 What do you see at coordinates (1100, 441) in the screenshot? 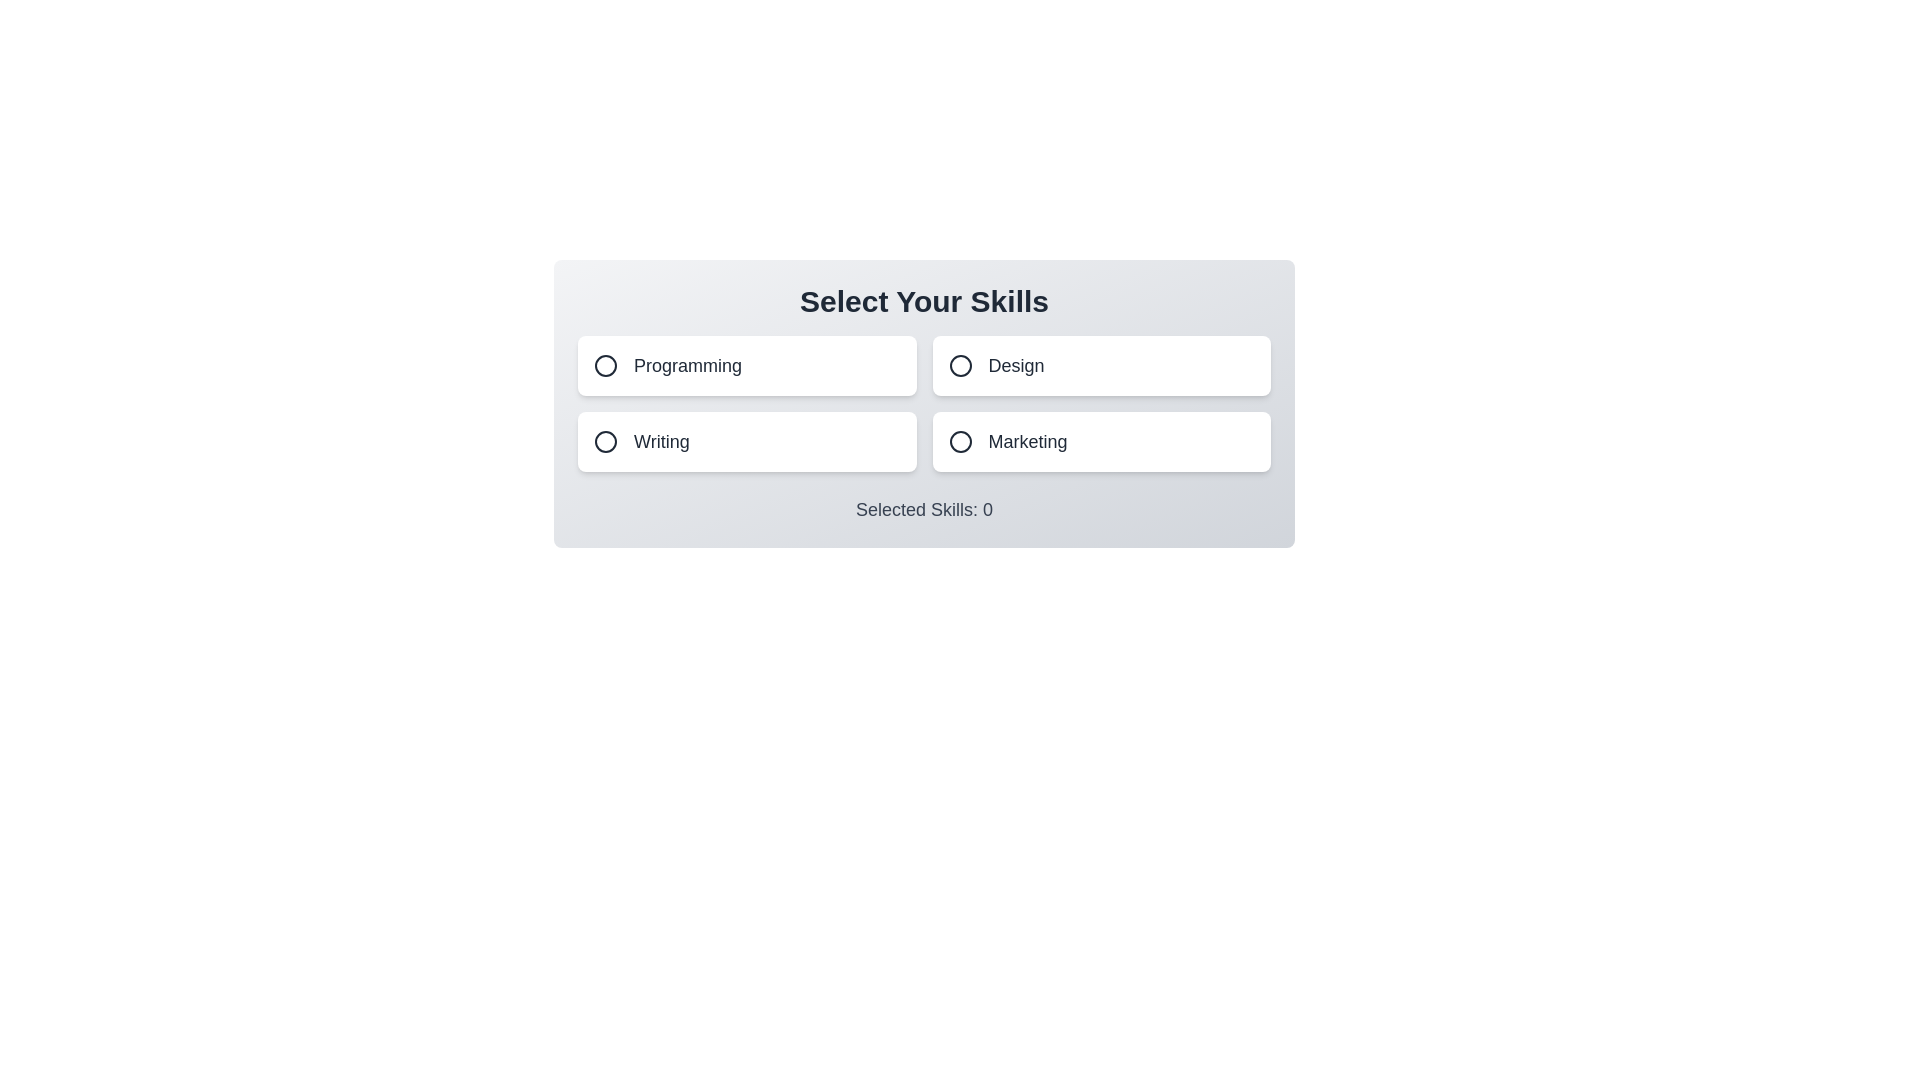
I see `the skill button corresponding to Marketing` at bounding box center [1100, 441].